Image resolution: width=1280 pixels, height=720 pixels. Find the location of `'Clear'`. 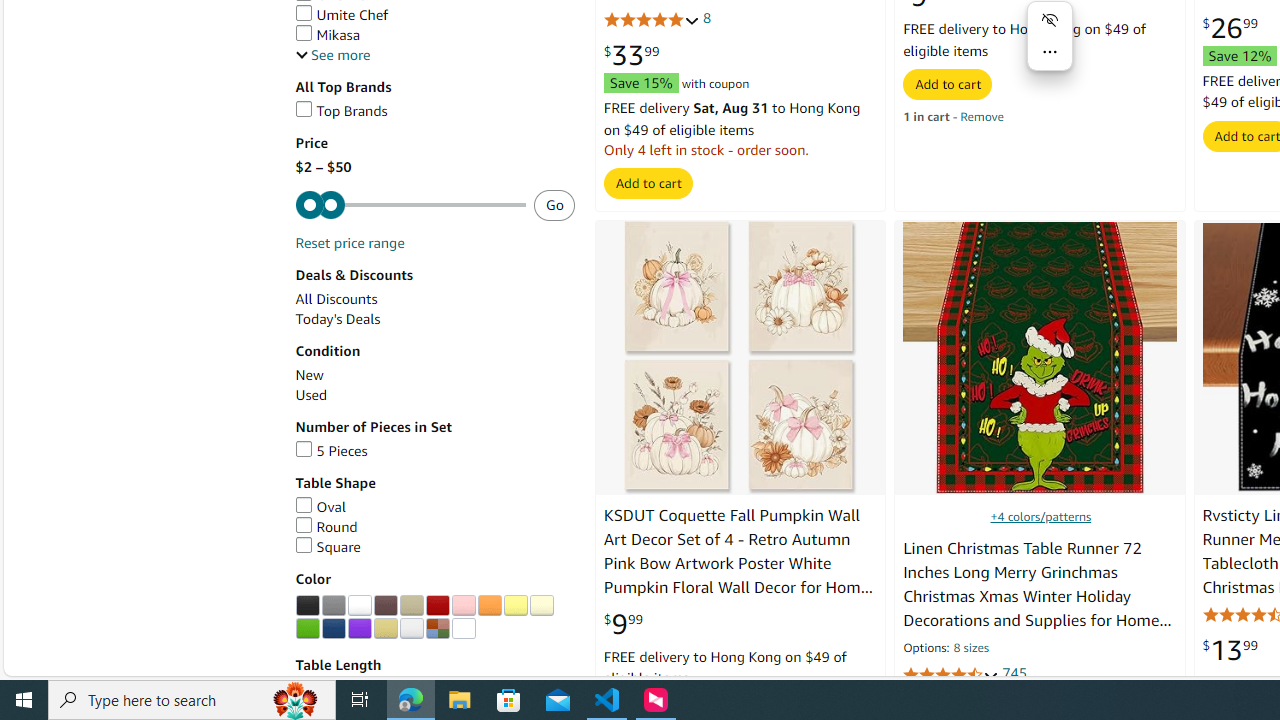

'Clear' is located at coordinates (462, 627).